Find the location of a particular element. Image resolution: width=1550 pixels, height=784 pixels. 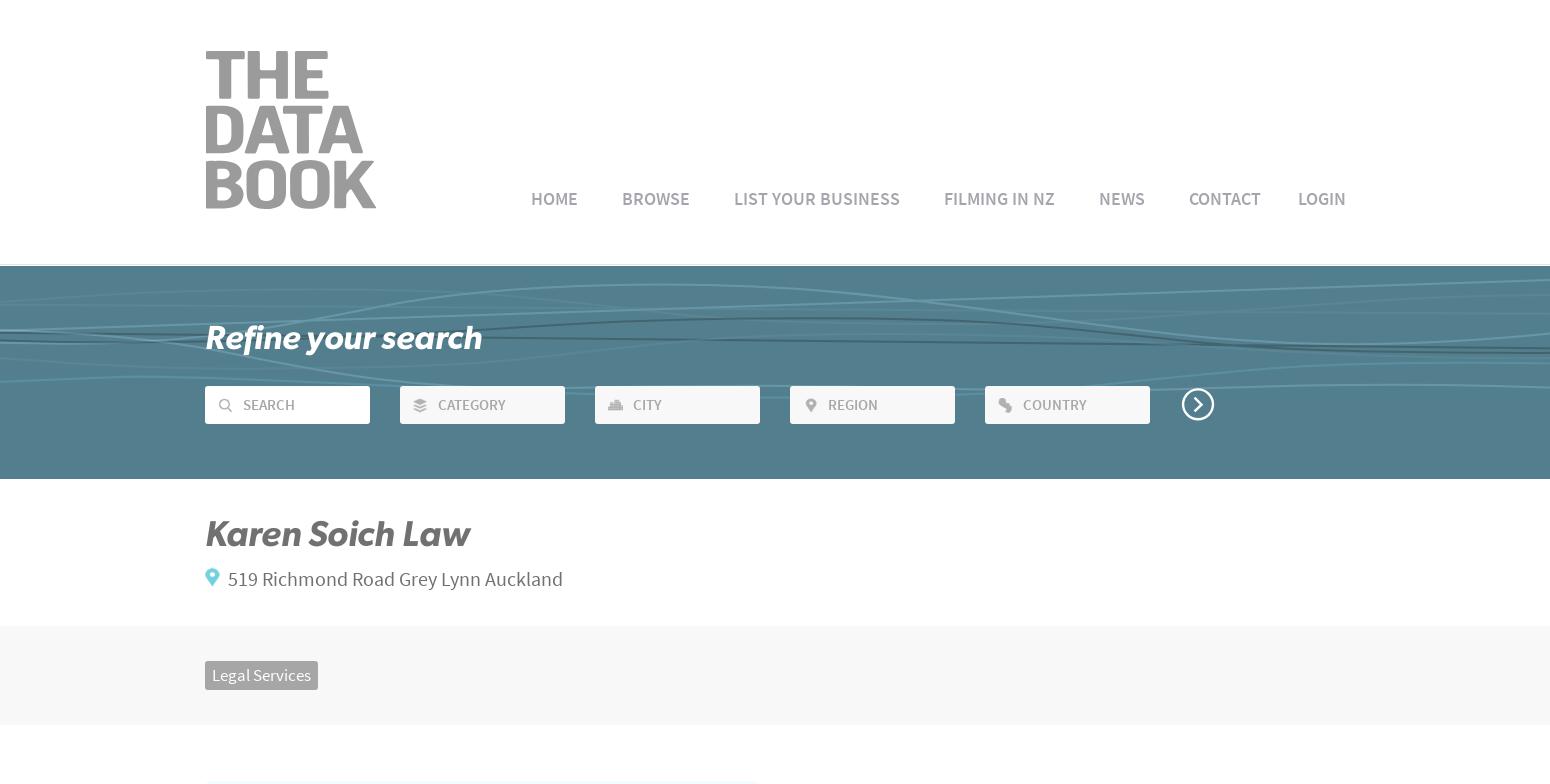

'519 Richmond Road
Grey Lynn
Auckland' is located at coordinates (395, 578).